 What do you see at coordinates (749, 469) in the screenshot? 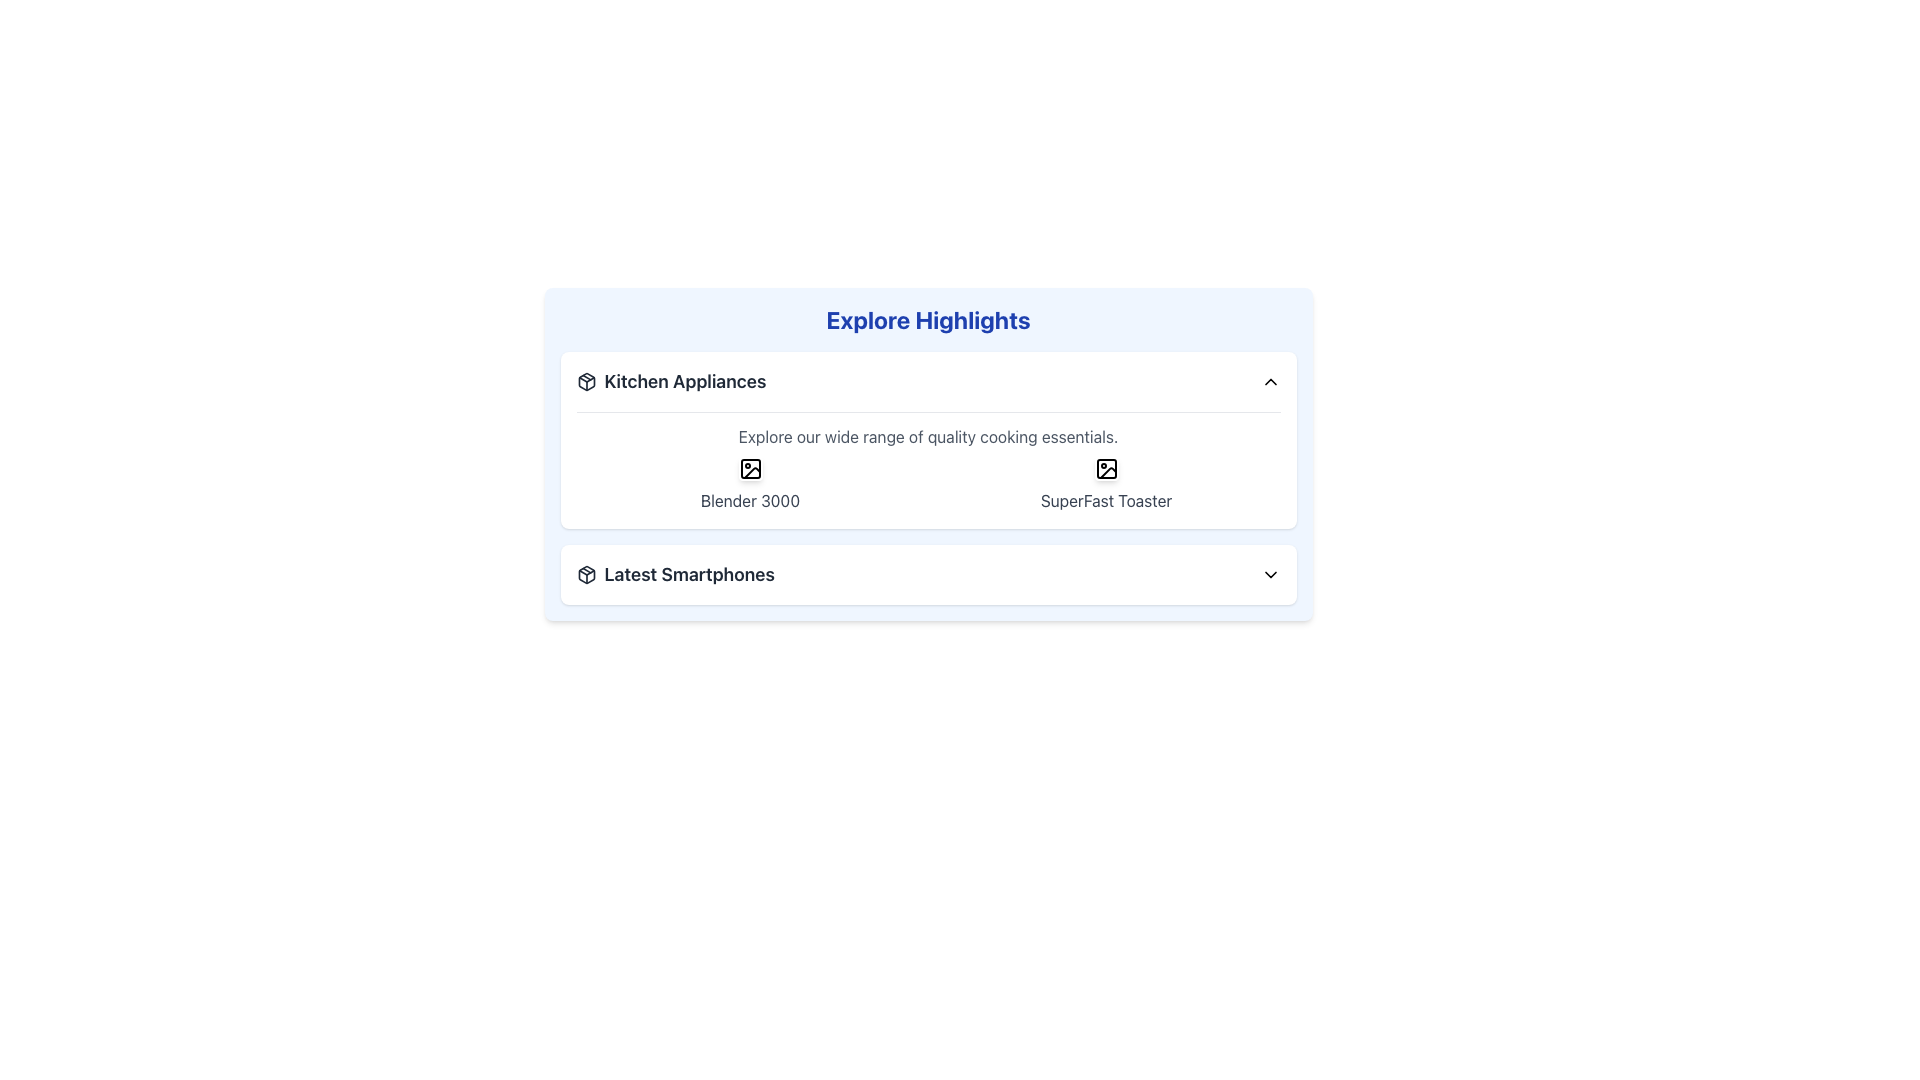
I see `the decorative rectangle positioned in the upper-left region of the 'Blender 3000' image box under 'Kitchen Appliances'` at bounding box center [749, 469].